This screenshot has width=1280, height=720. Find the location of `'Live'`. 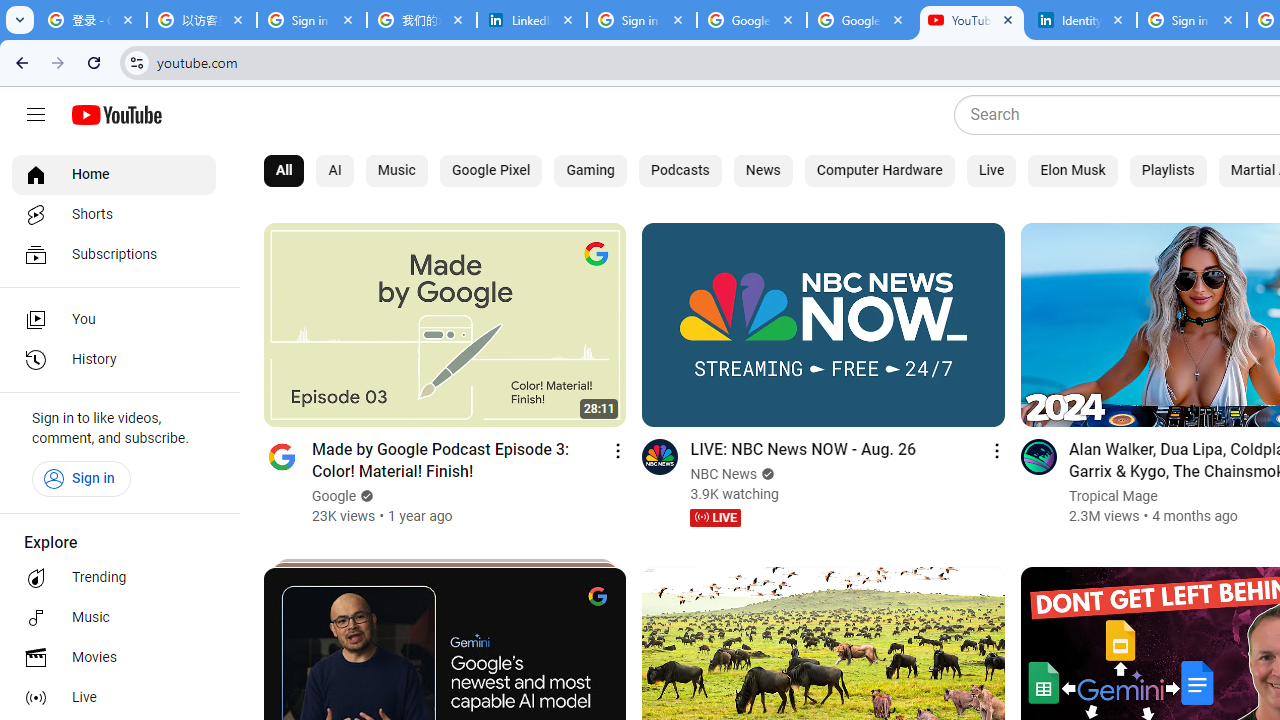

'Live' is located at coordinates (992, 170).